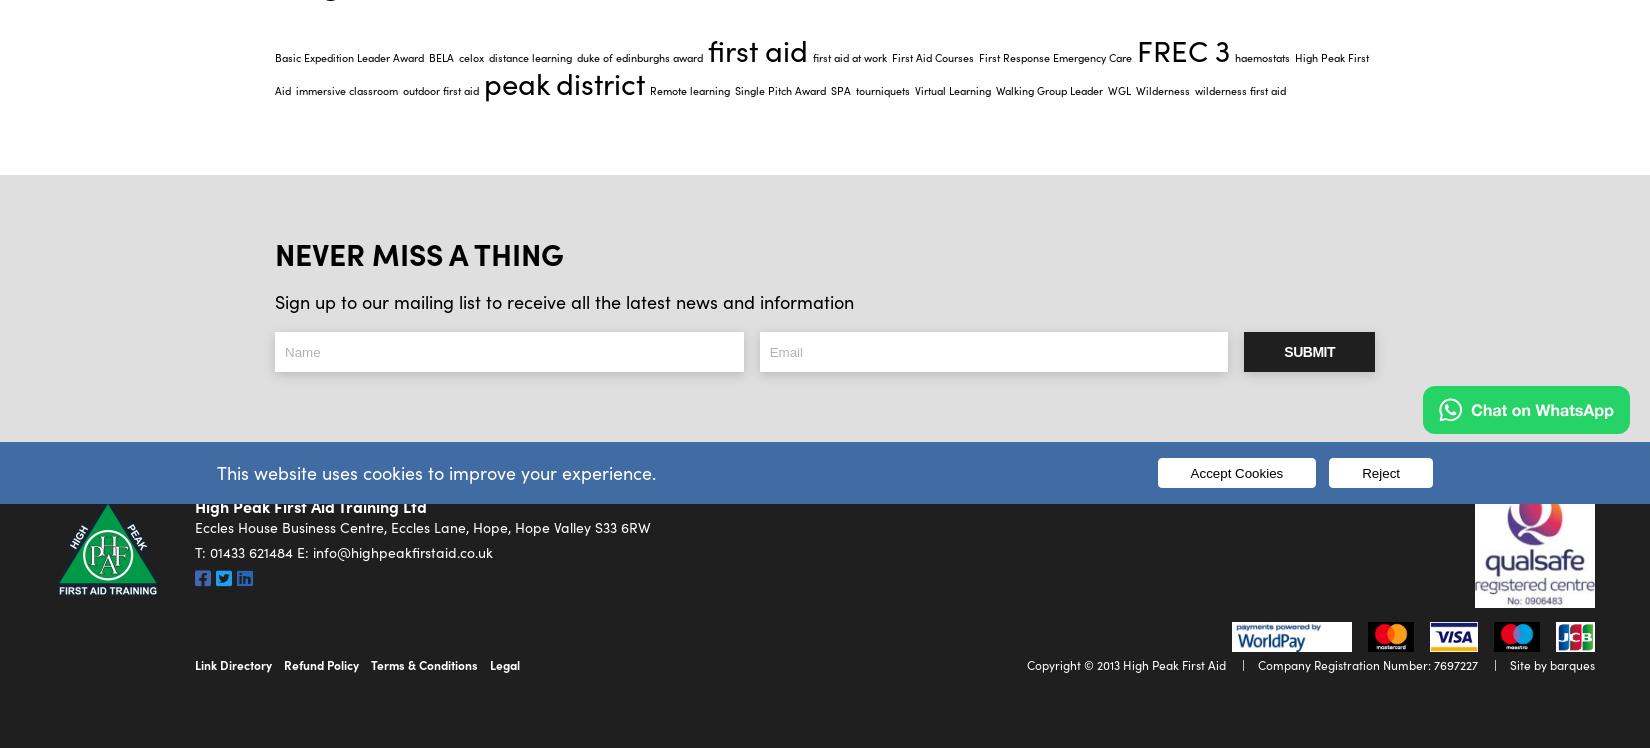  Describe the element at coordinates (440, 88) in the screenshot. I see `'outdoor first aid'` at that location.